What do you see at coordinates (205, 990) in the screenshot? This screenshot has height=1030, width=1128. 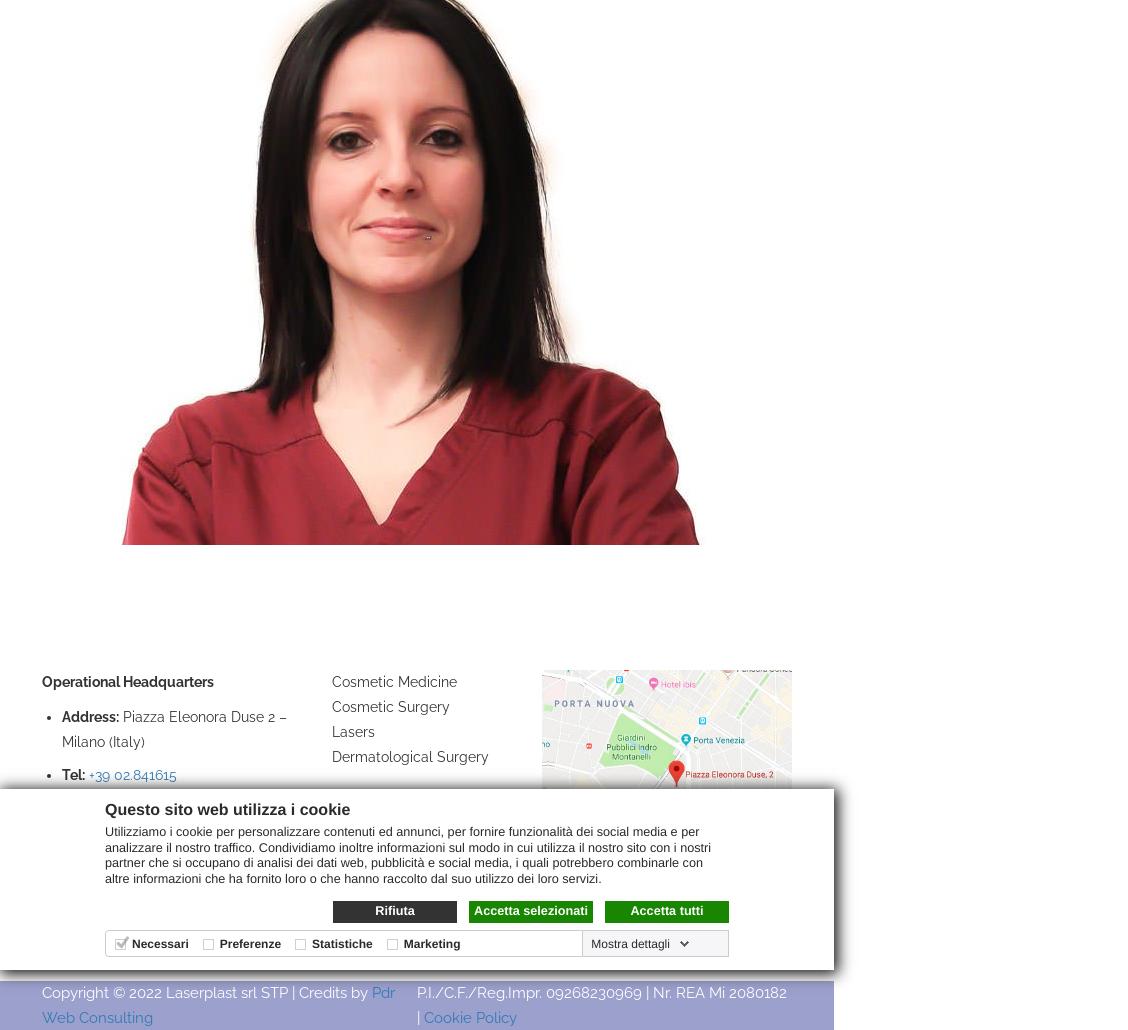 I see `'Copyright © 2022 Laserplast srl STP | Credits by'` at bounding box center [205, 990].